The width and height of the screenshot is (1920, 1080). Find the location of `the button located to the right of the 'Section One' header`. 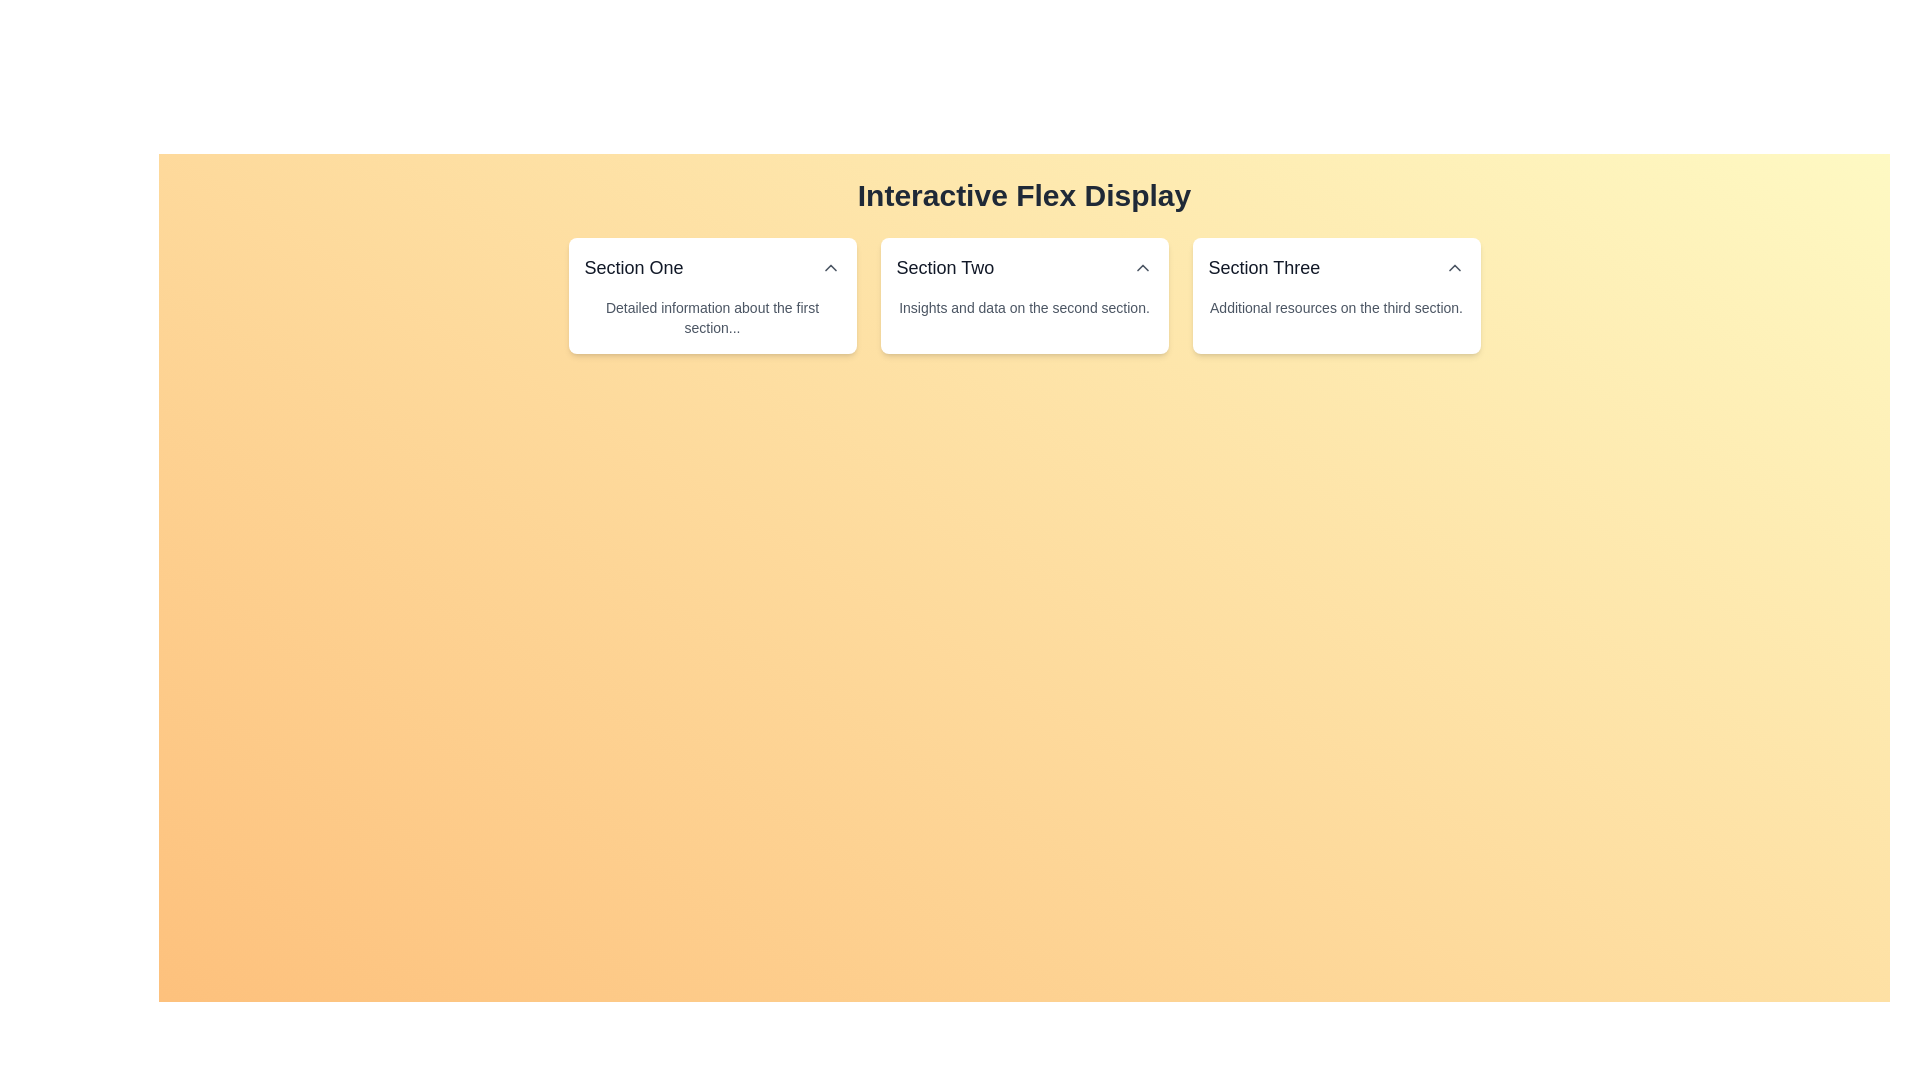

the button located to the right of the 'Section One' header is located at coordinates (830, 266).